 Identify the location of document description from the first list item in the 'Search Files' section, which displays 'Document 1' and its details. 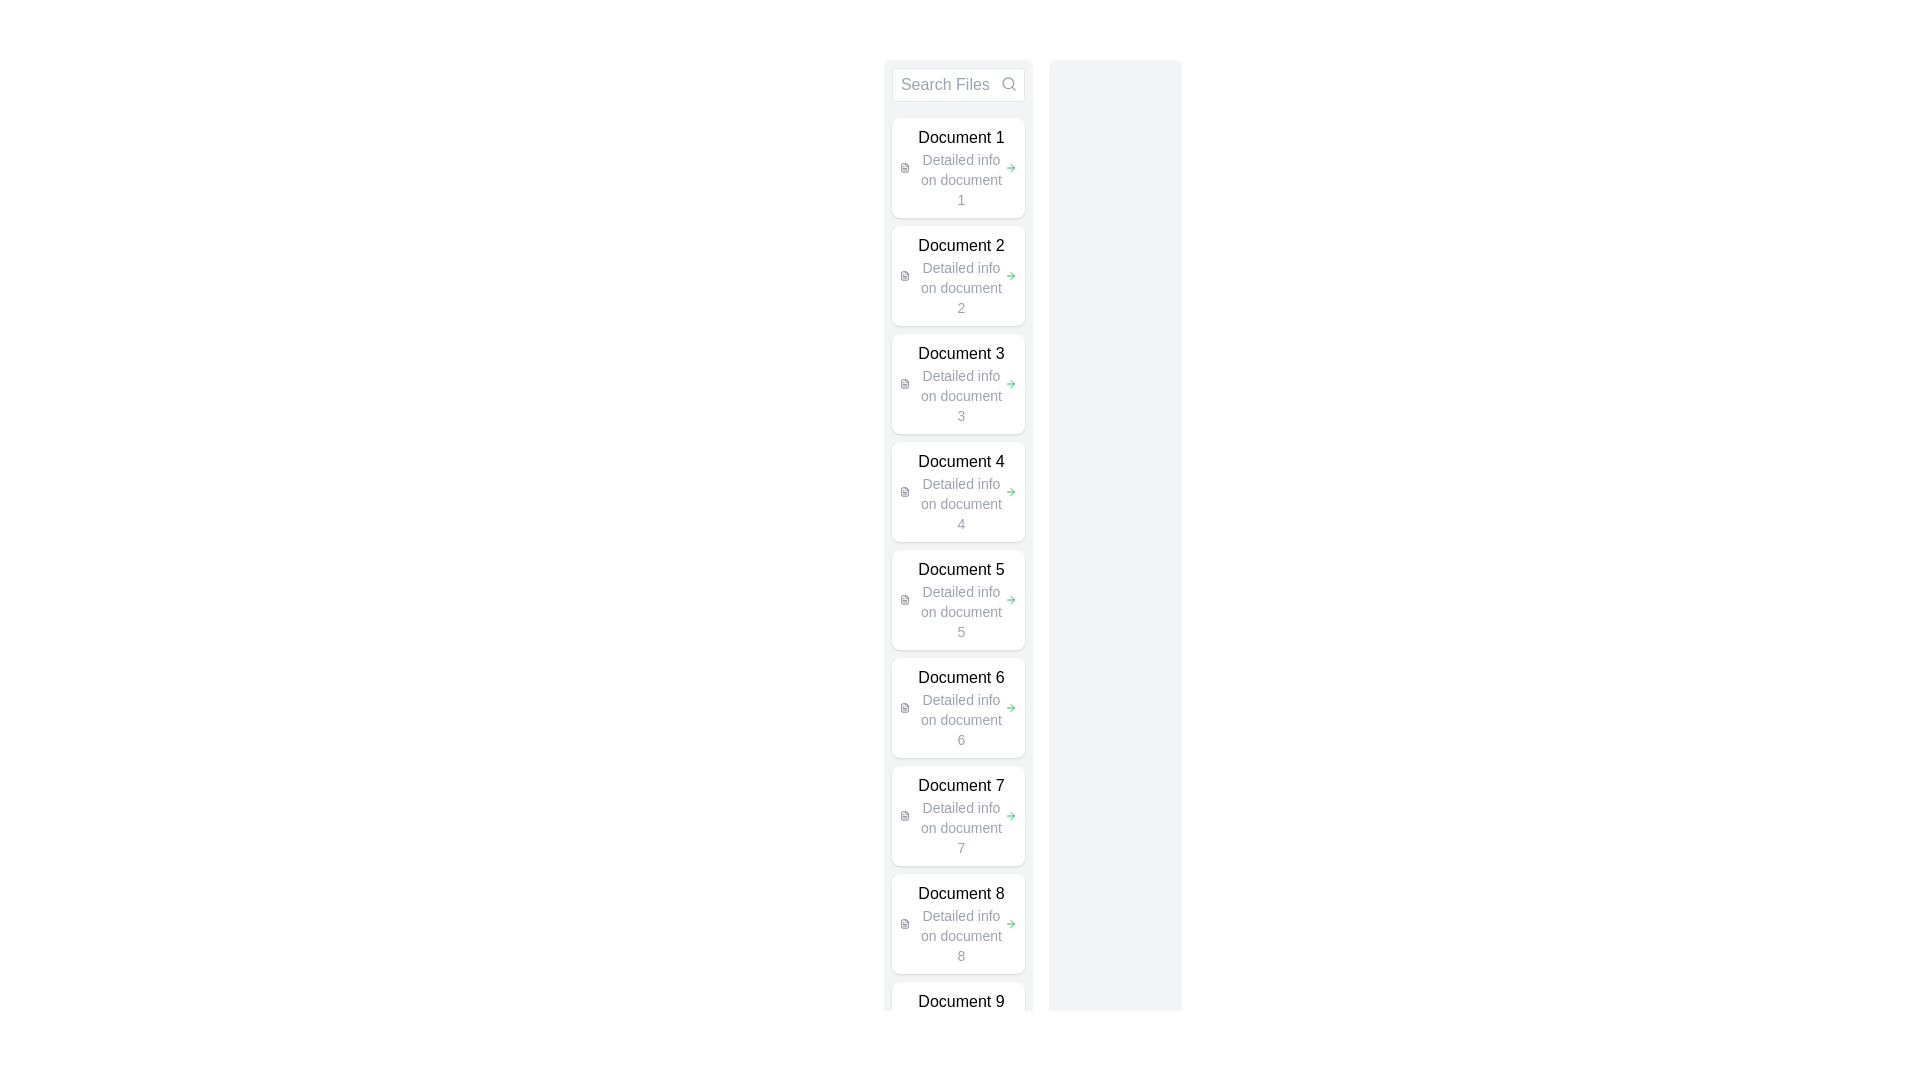
(957, 167).